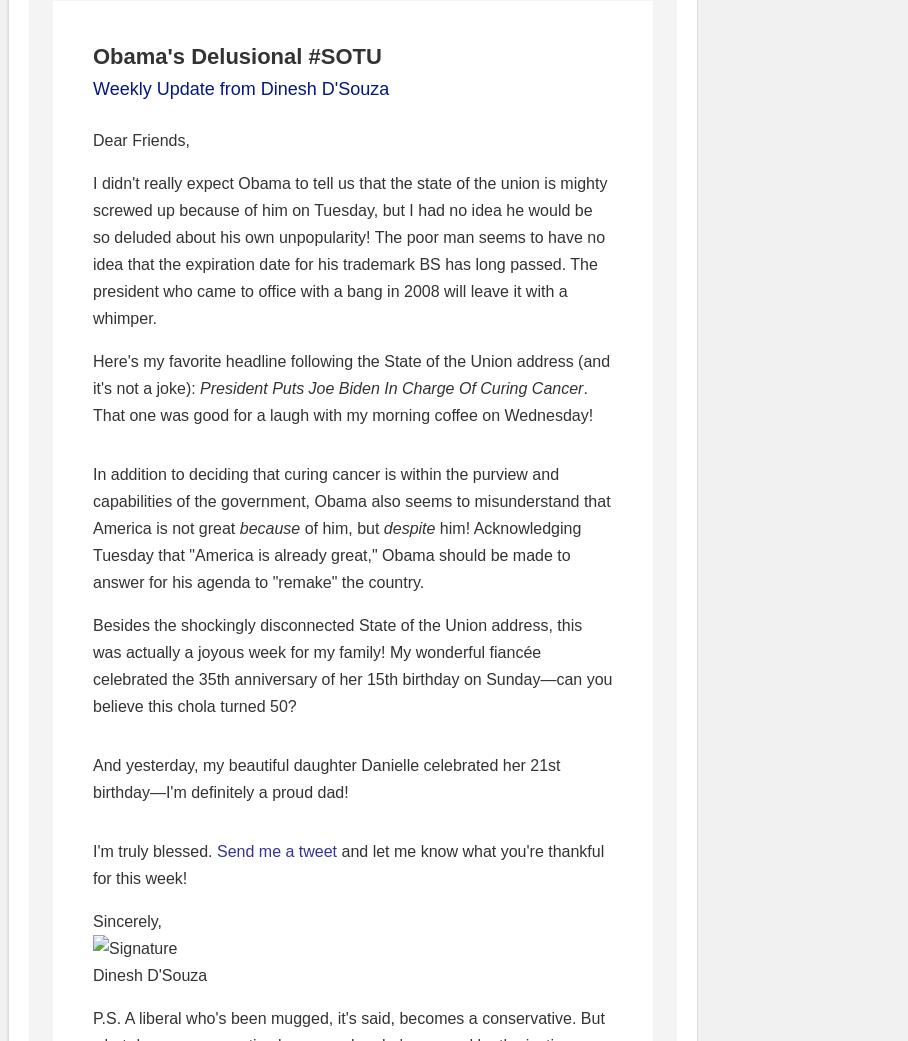  What do you see at coordinates (91, 863) in the screenshot?
I see `'and let me know what you're thankful for this week!'` at bounding box center [91, 863].